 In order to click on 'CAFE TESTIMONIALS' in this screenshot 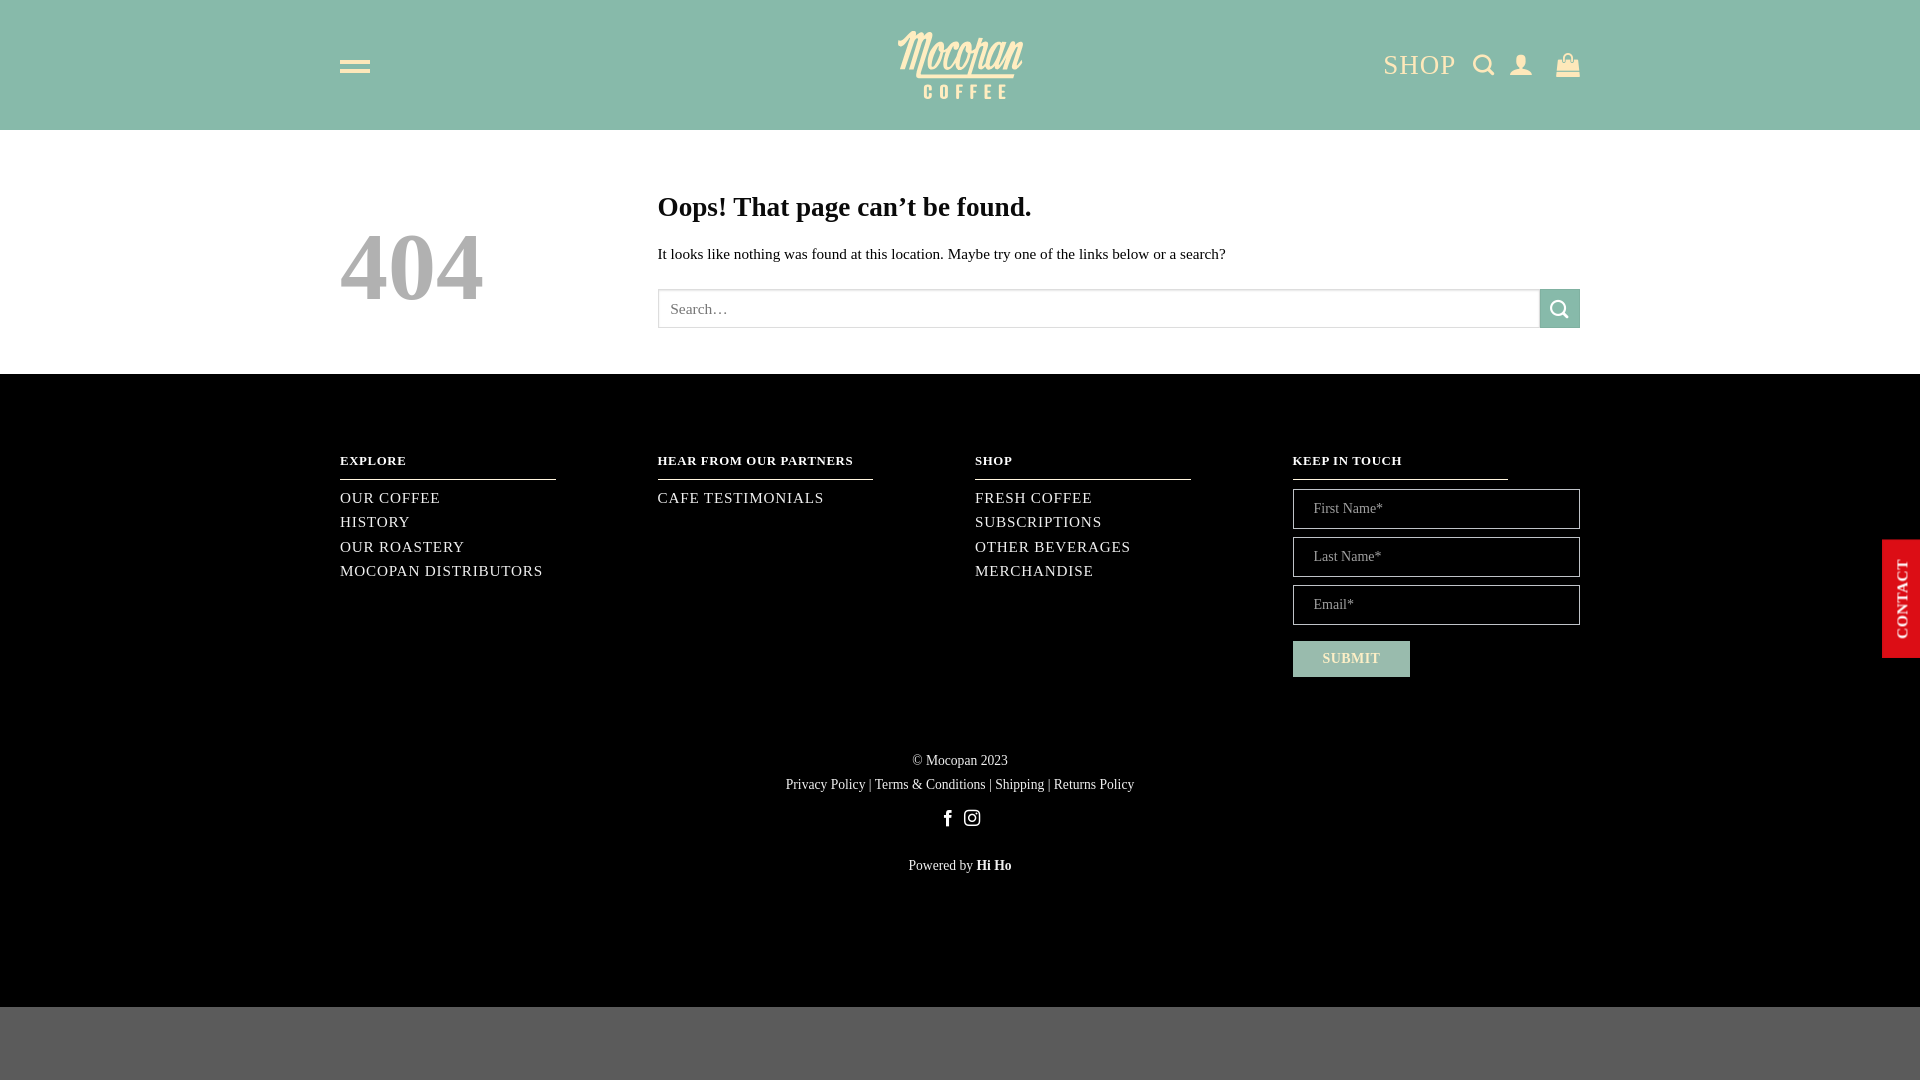, I will do `click(801, 496)`.